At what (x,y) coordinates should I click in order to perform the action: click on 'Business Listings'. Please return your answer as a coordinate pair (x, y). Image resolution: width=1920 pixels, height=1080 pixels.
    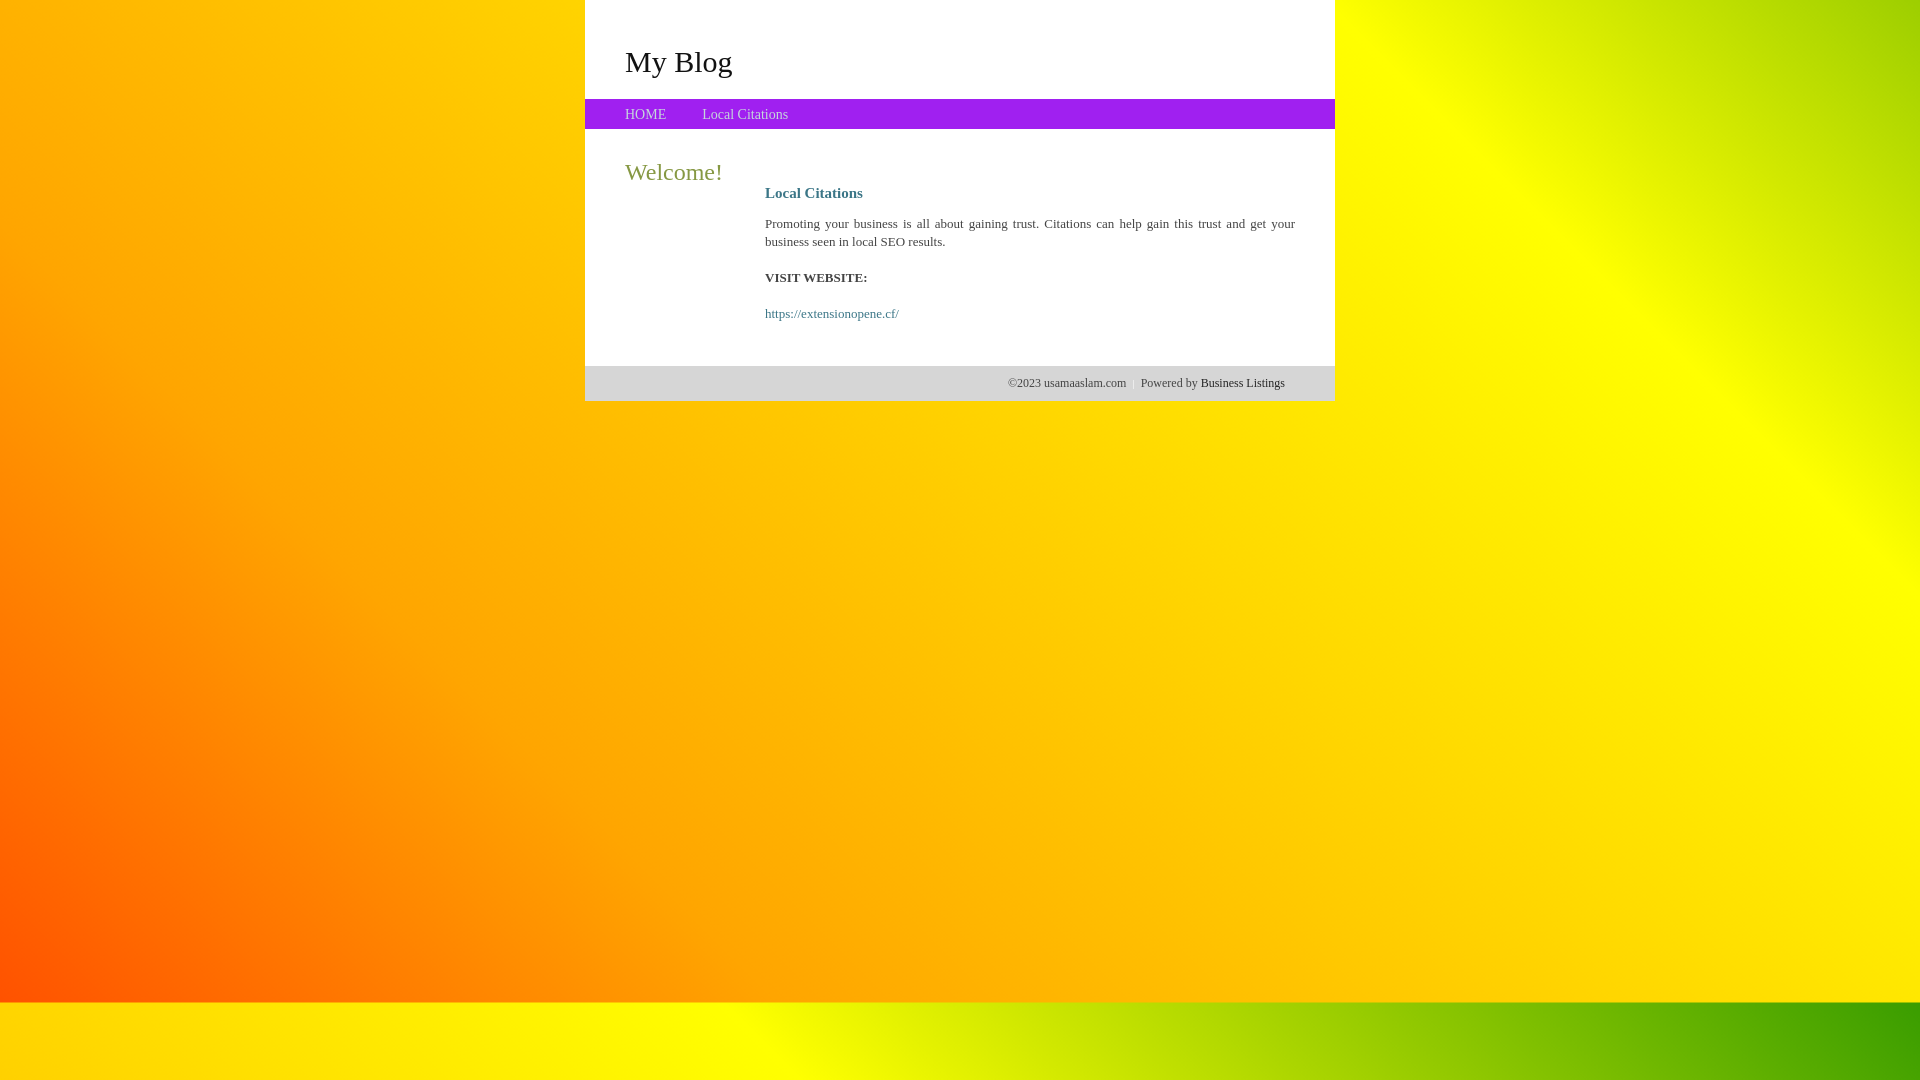
    Looking at the image, I should click on (1200, 382).